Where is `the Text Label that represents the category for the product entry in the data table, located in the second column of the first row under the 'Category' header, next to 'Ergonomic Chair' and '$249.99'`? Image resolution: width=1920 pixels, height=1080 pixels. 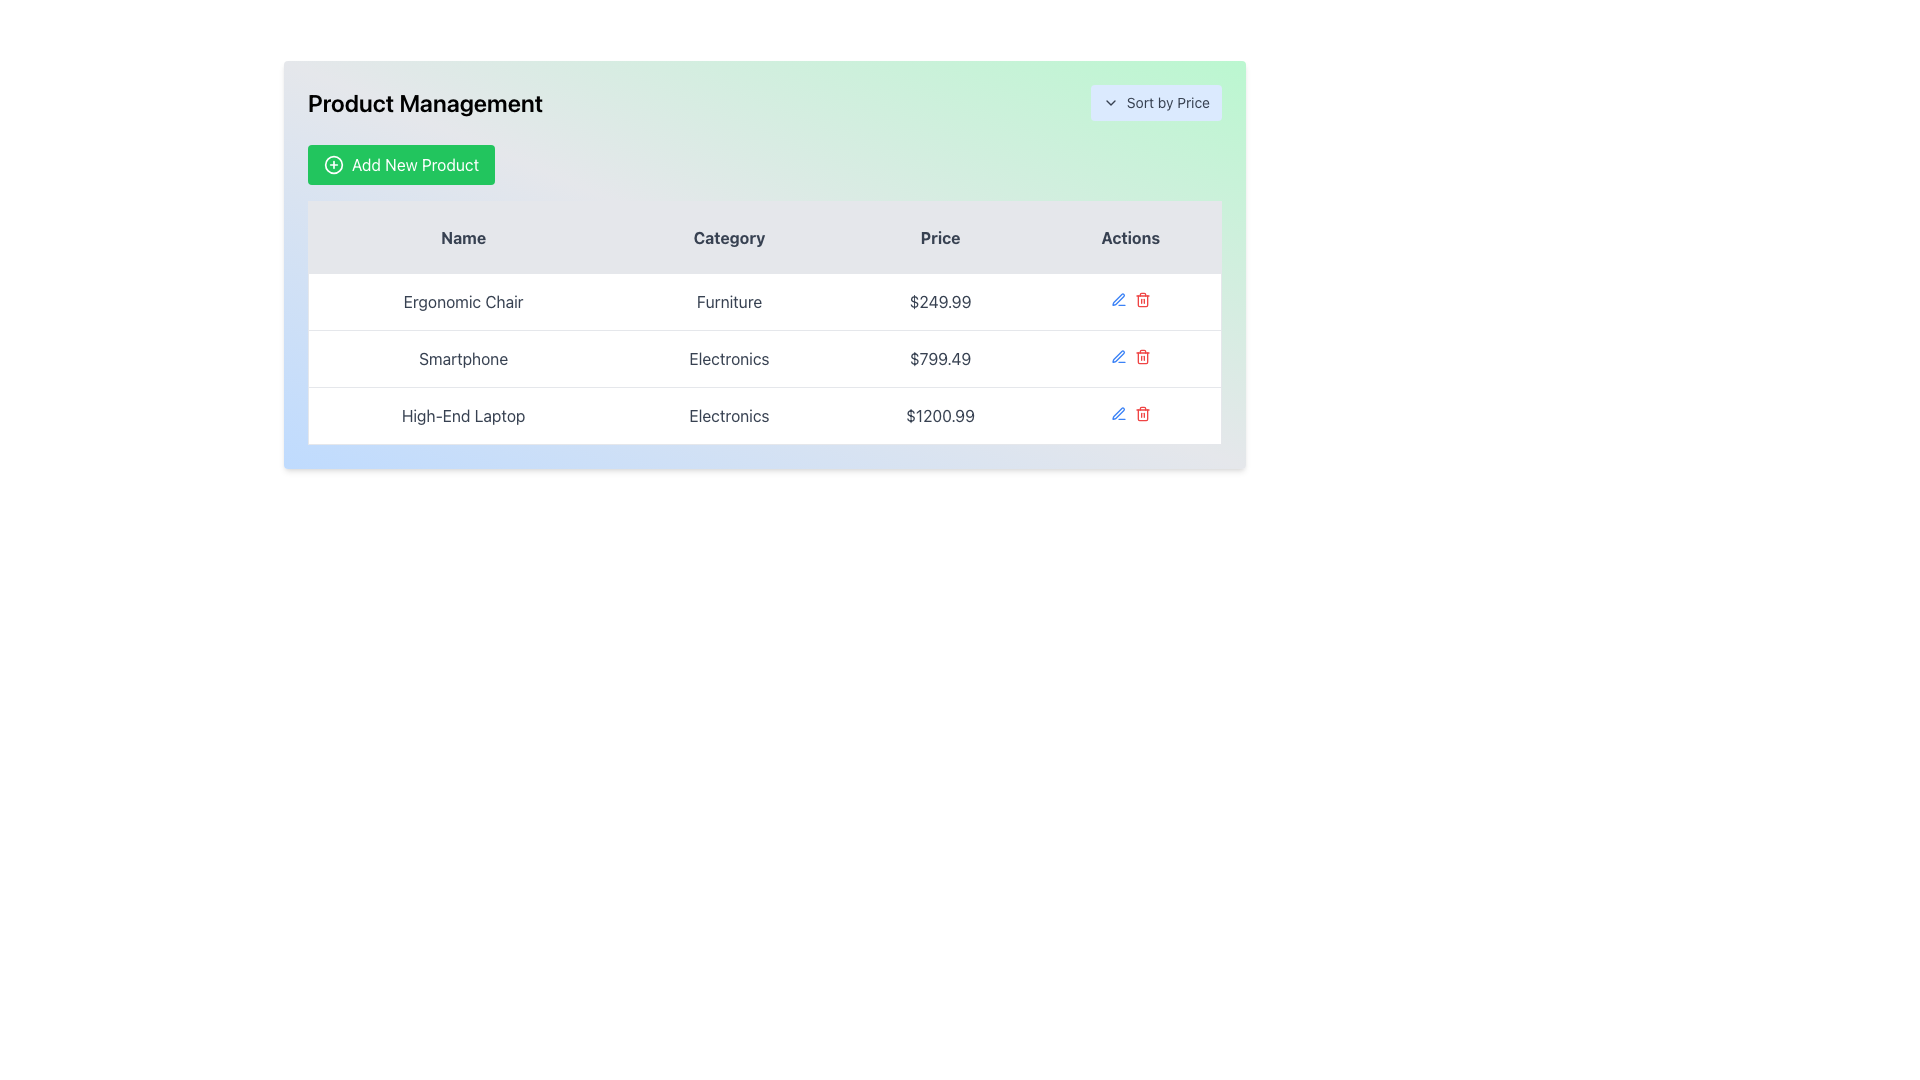 the Text Label that represents the category for the product entry in the data table, located in the second column of the first row under the 'Category' header, next to 'Ergonomic Chair' and '$249.99' is located at coordinates (728, 302).